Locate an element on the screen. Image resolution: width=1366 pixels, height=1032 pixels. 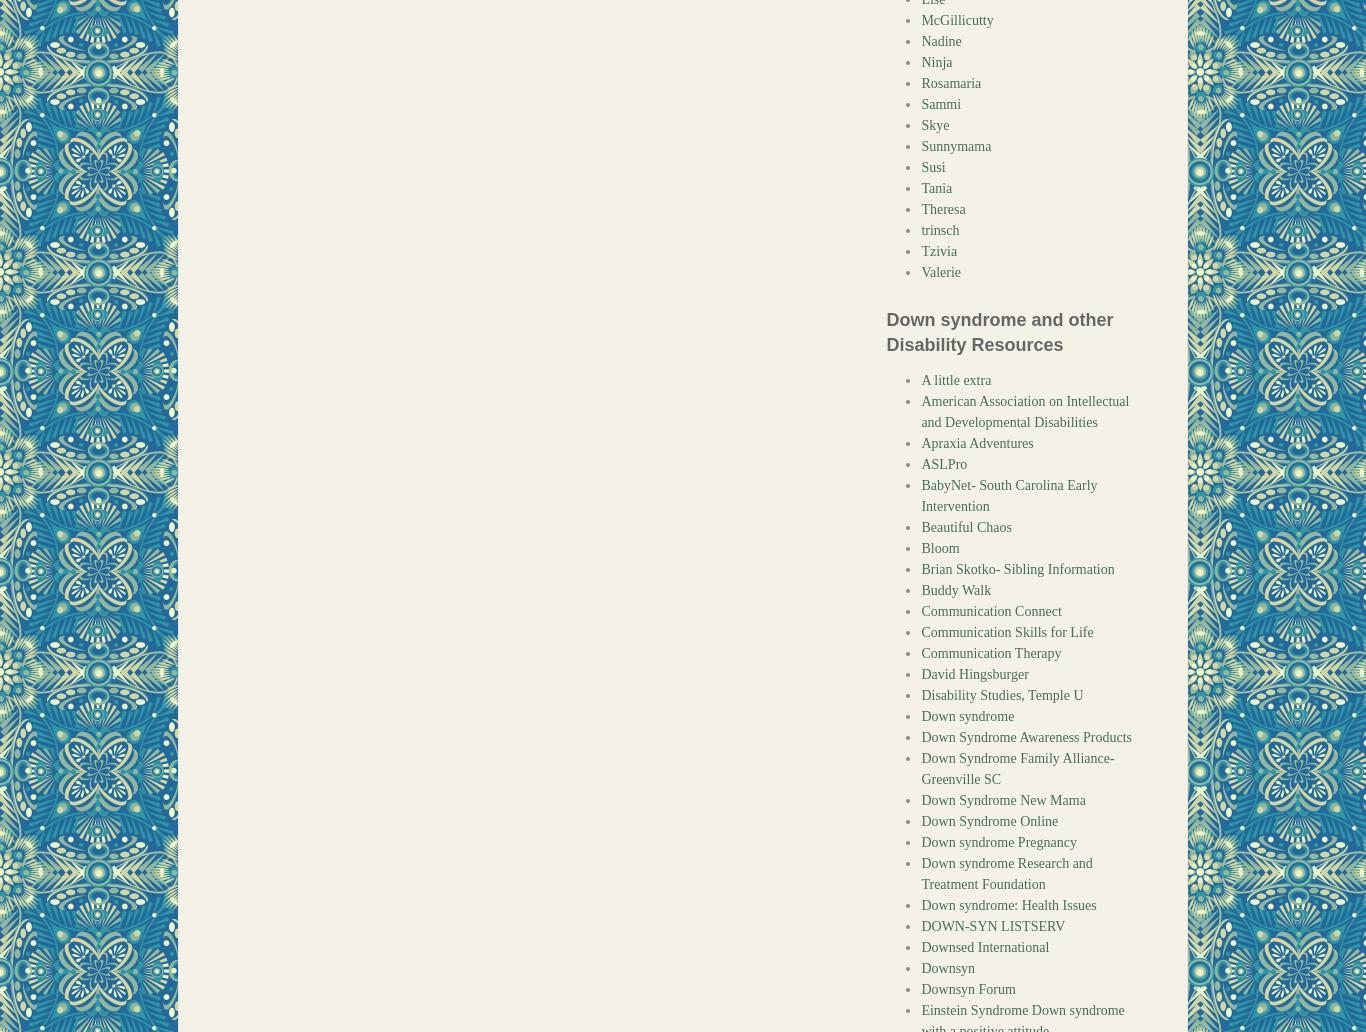
'Sammi' is located at coordinates (920, 104).